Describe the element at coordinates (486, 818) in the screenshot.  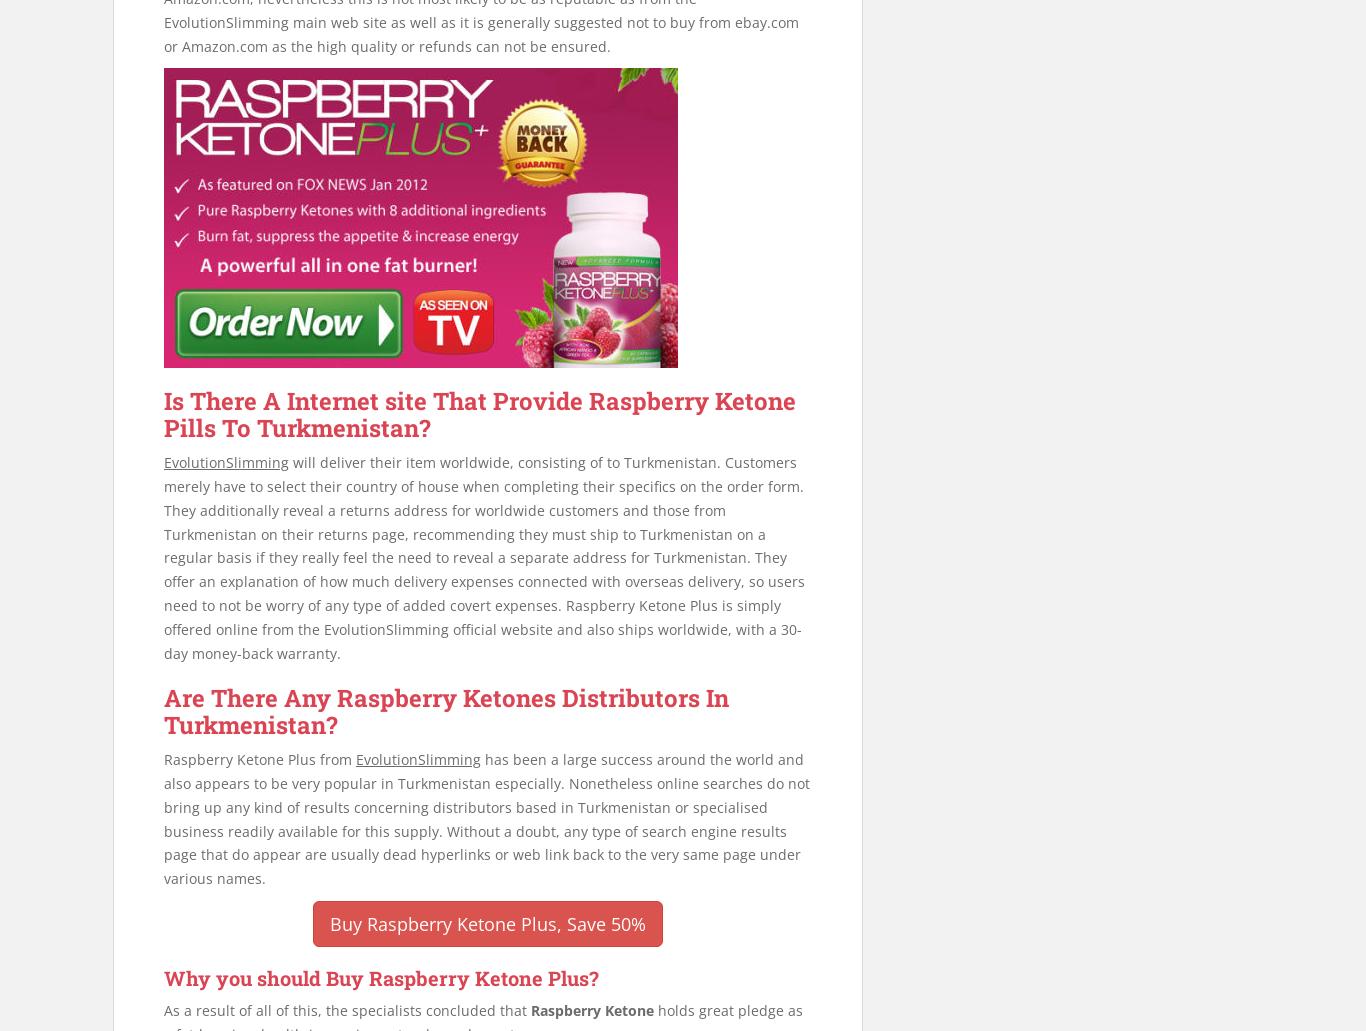
I see `'has been a large success around the world and also appears to be very popular in Turkmenistan especially. Nonetheless online searches do not bring up any kind of results concerning distributors based in Turkmenistan or specialised business readily available for this supply. Without a doubt, any type of search engine results page that do appear are usually dead hyperlinks or web link back to the very same page under various names.'` at that location.